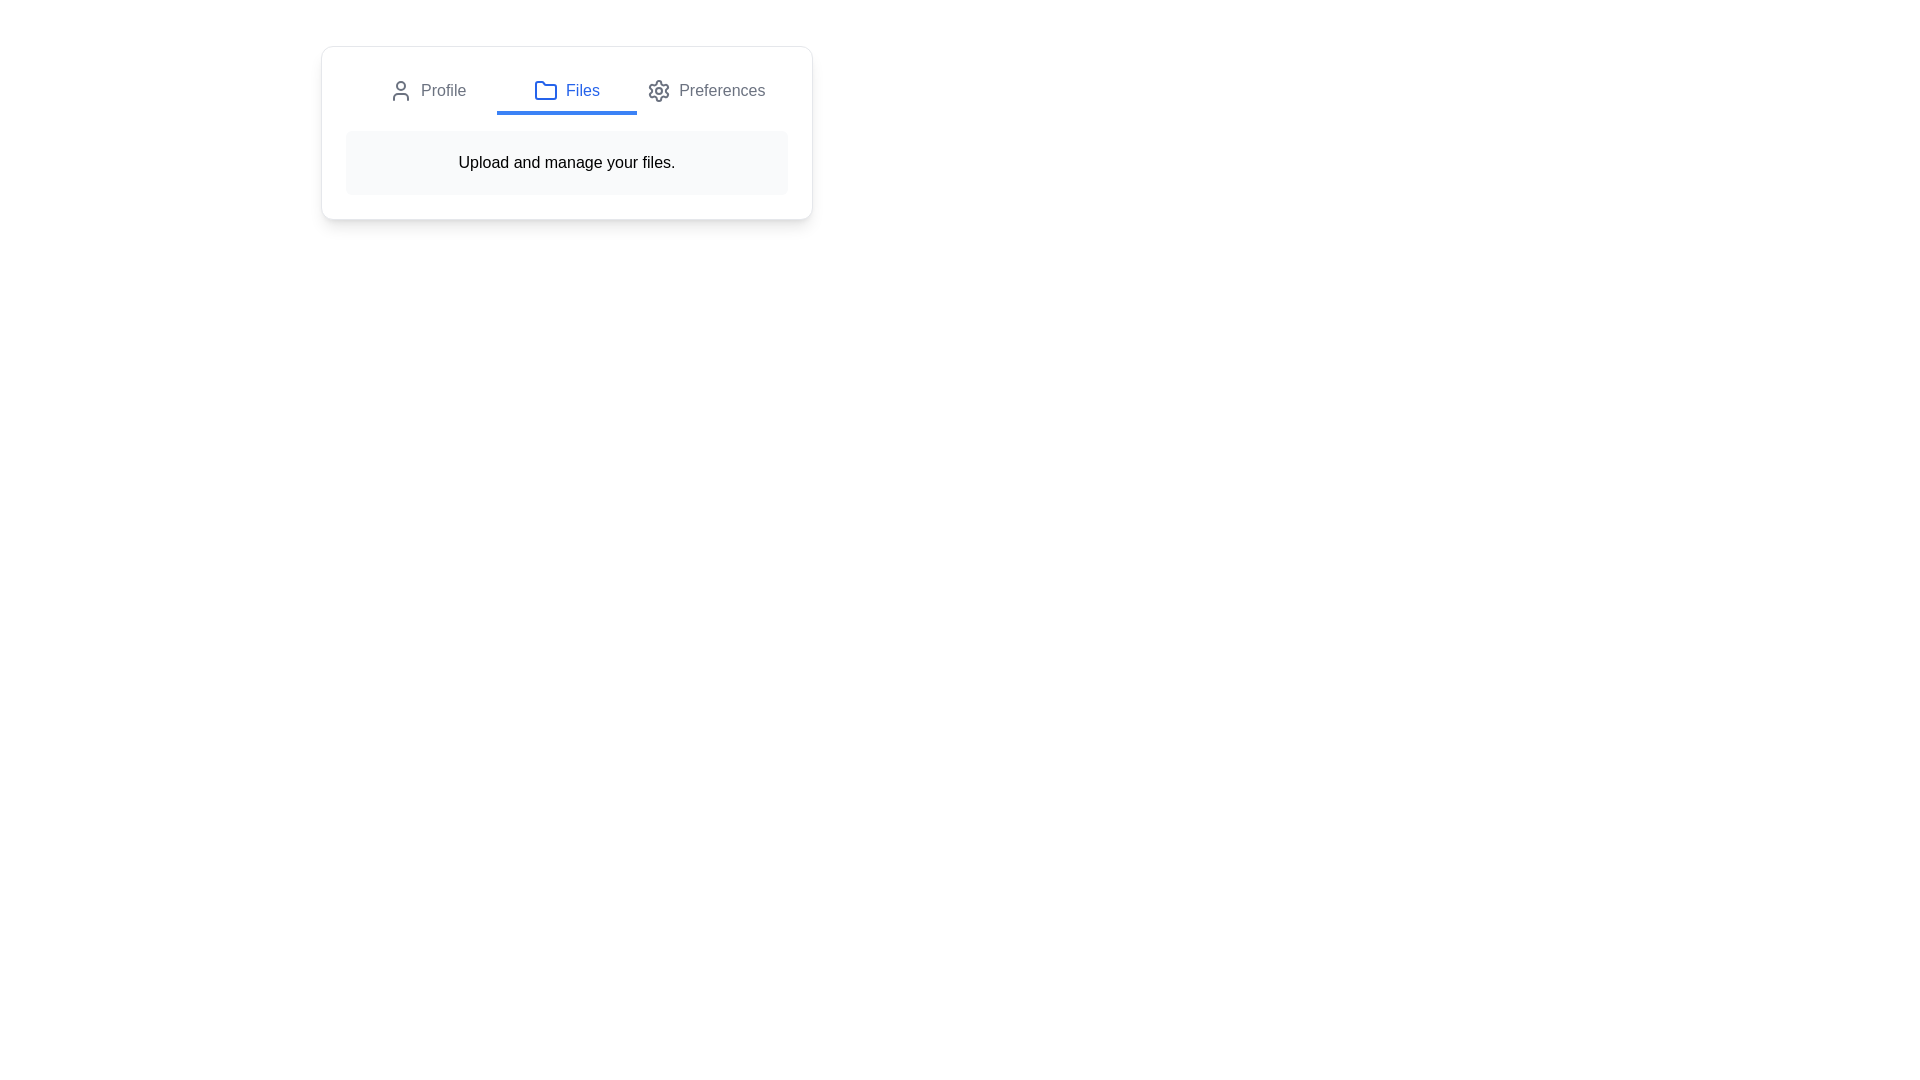  What do you see at coordinates (705, 92) in the screenshot?
I see `the Preferences tab to view its content` at bounding box center [705, 92].